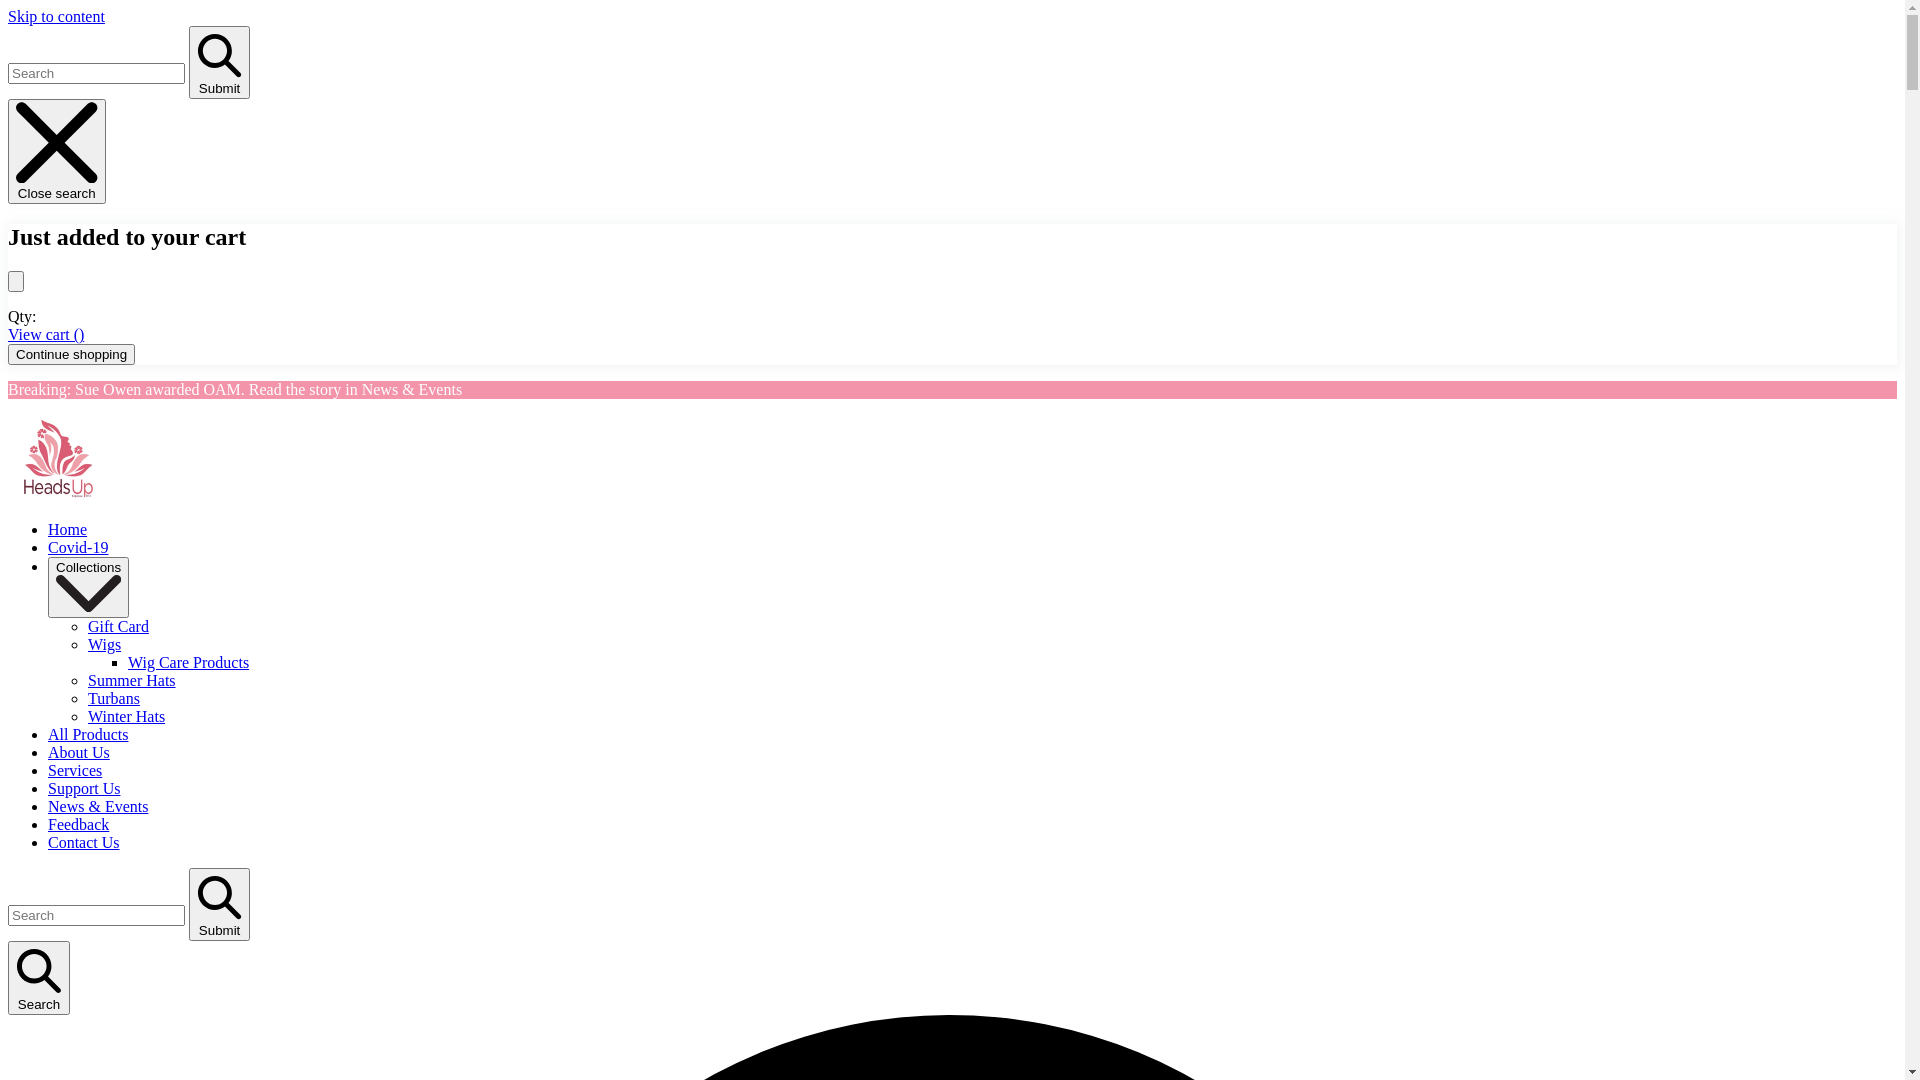 Image resolution: width=1920 pixels, height=1080 pixels. I want to click on 'About Us', so click(78, 752).